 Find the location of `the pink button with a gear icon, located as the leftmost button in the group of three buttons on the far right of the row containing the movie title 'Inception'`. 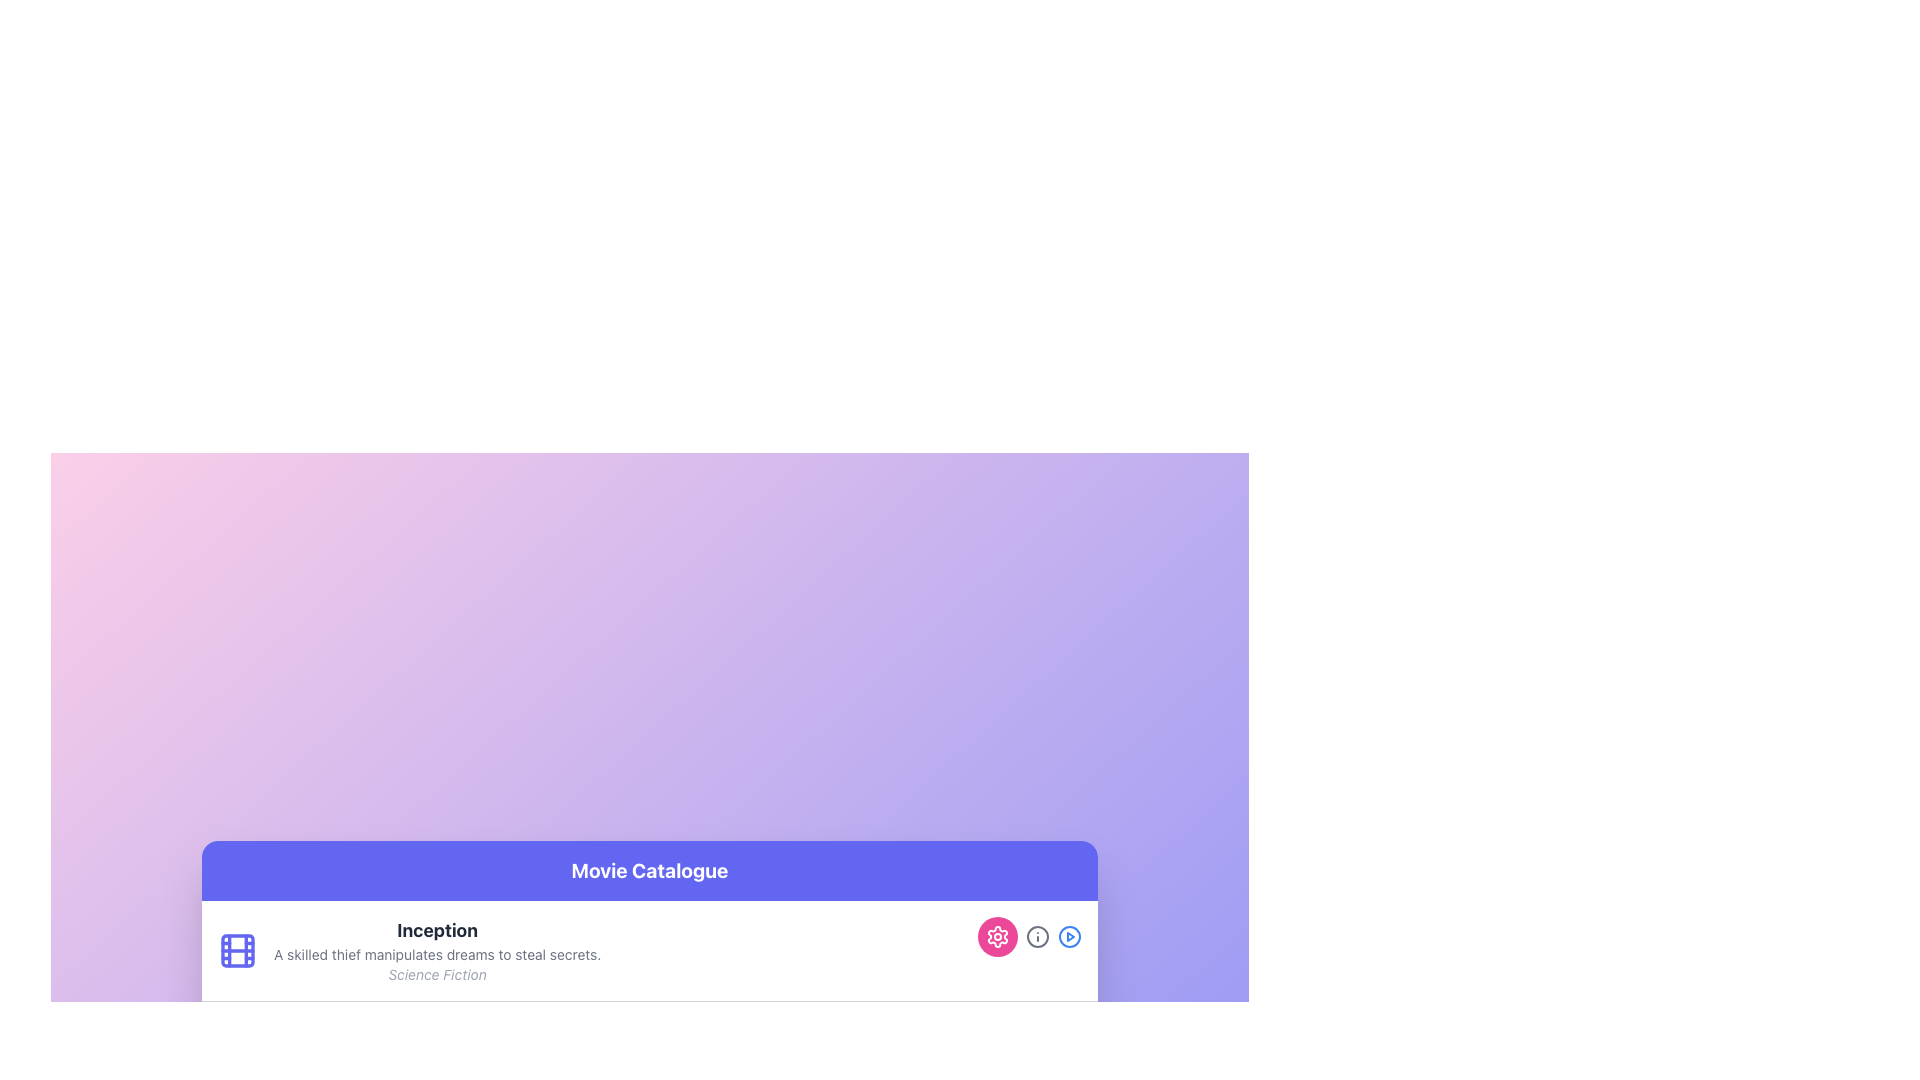

the pink button with a gear icon, located as the leftmost button in the group of three buttons on the far right of the row containing the movie title 'Inception' is located at coordinates (1030, 936).